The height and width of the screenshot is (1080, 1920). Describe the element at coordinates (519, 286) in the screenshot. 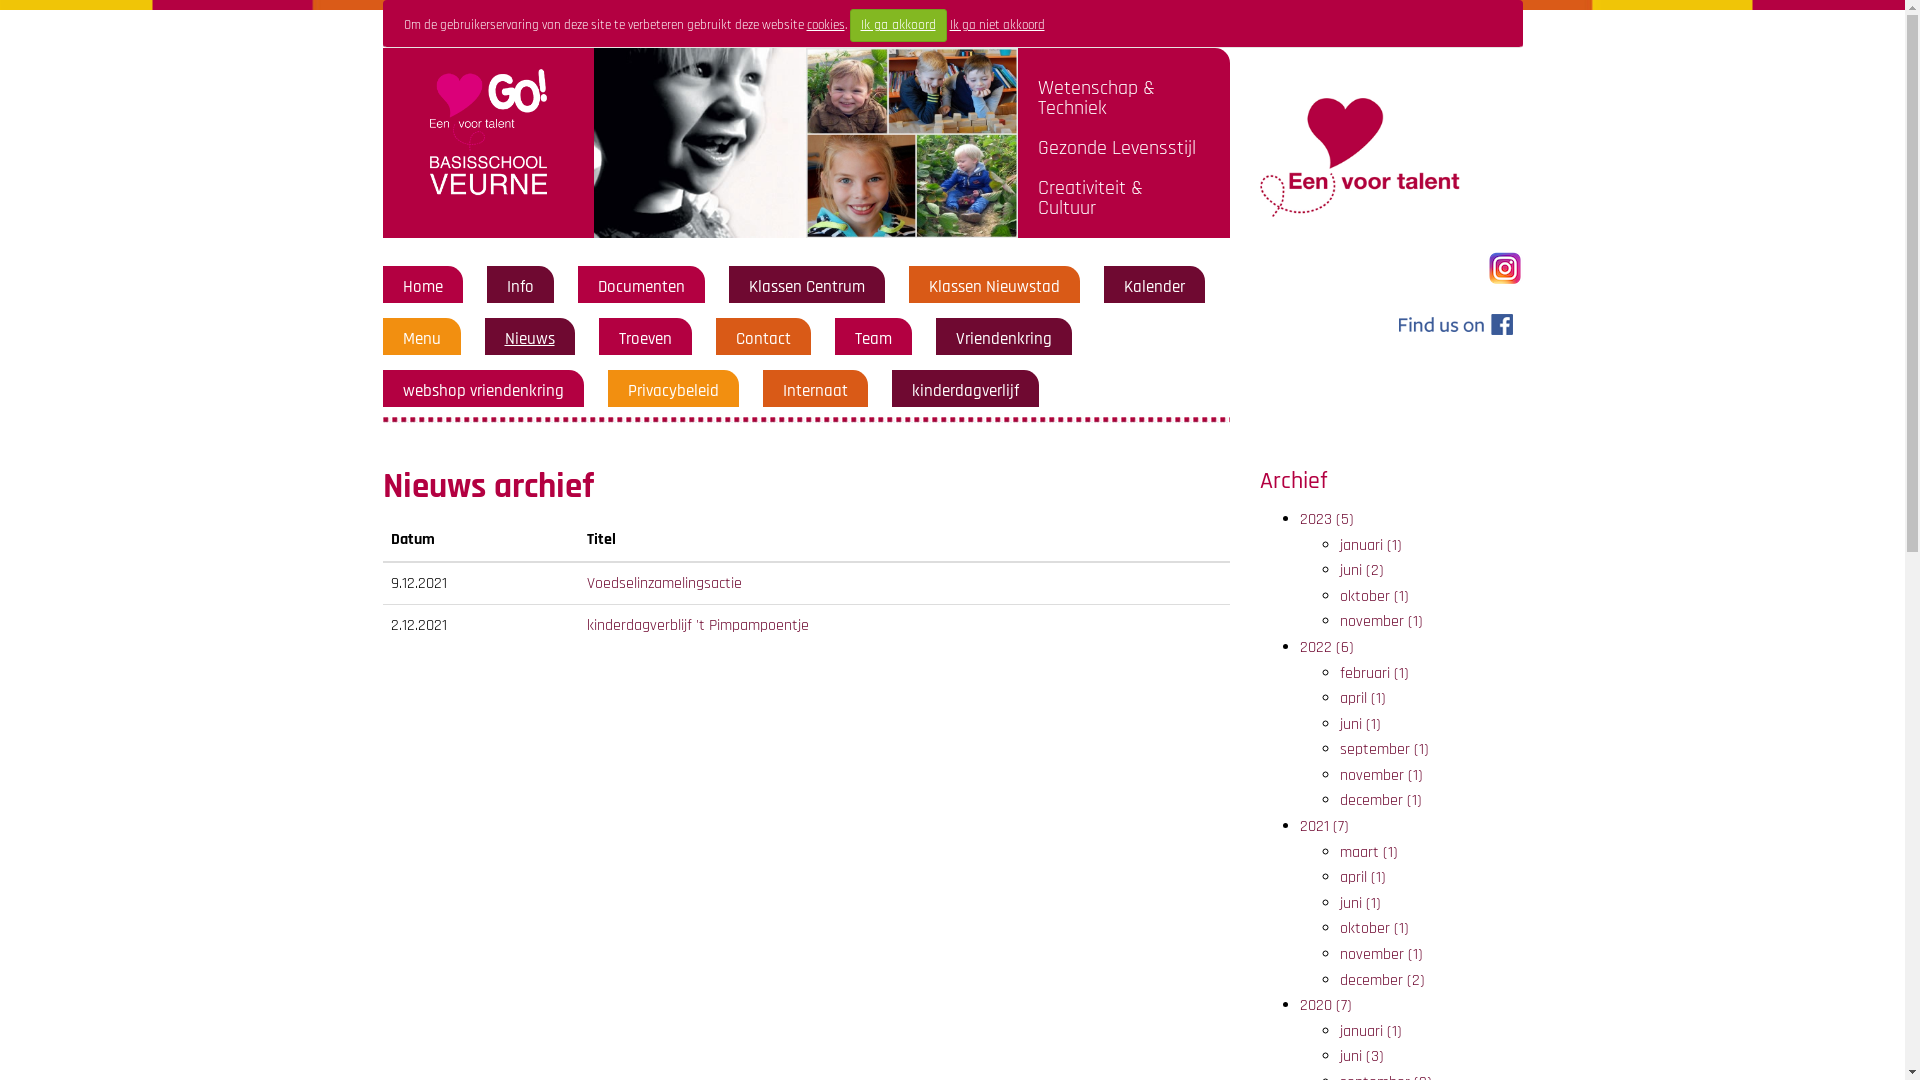

I see `'Info'` at that location.